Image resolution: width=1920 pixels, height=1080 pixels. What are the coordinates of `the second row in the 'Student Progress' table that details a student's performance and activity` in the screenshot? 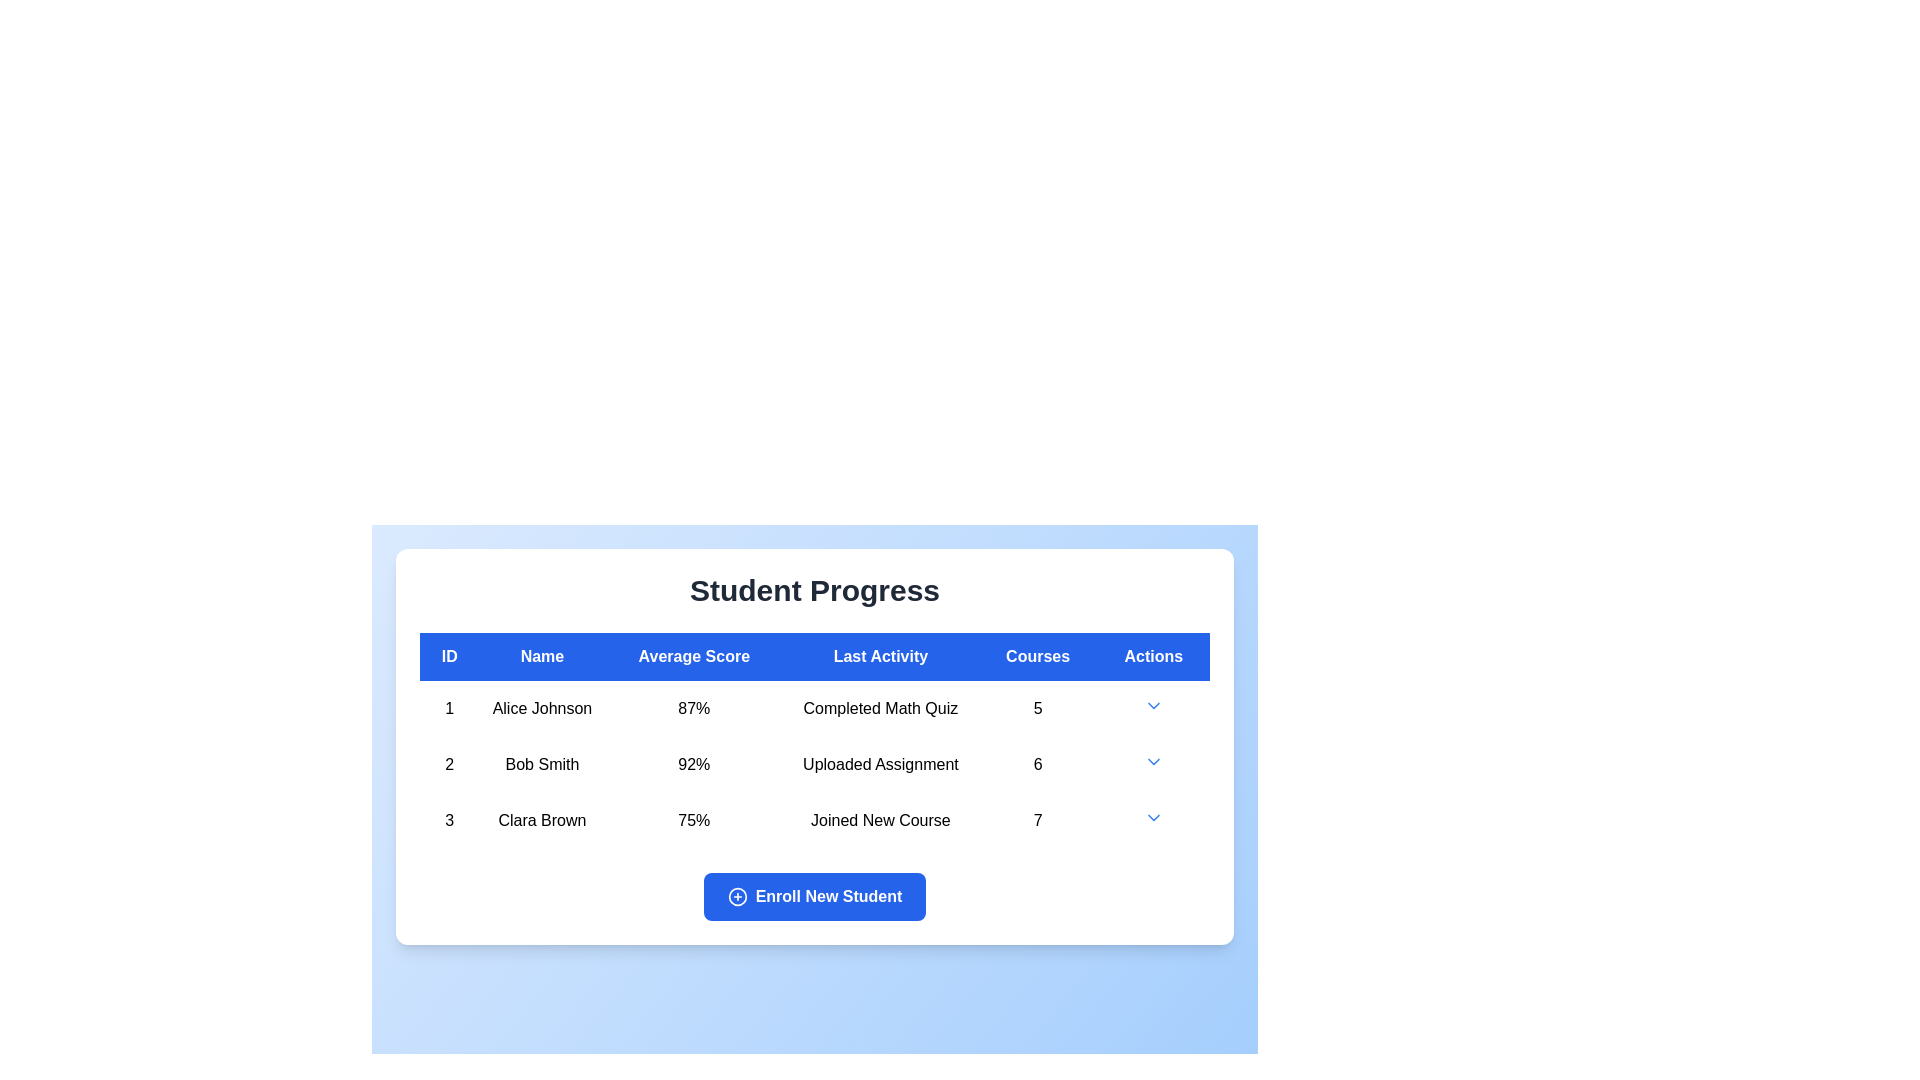 It's located at (815, 764).